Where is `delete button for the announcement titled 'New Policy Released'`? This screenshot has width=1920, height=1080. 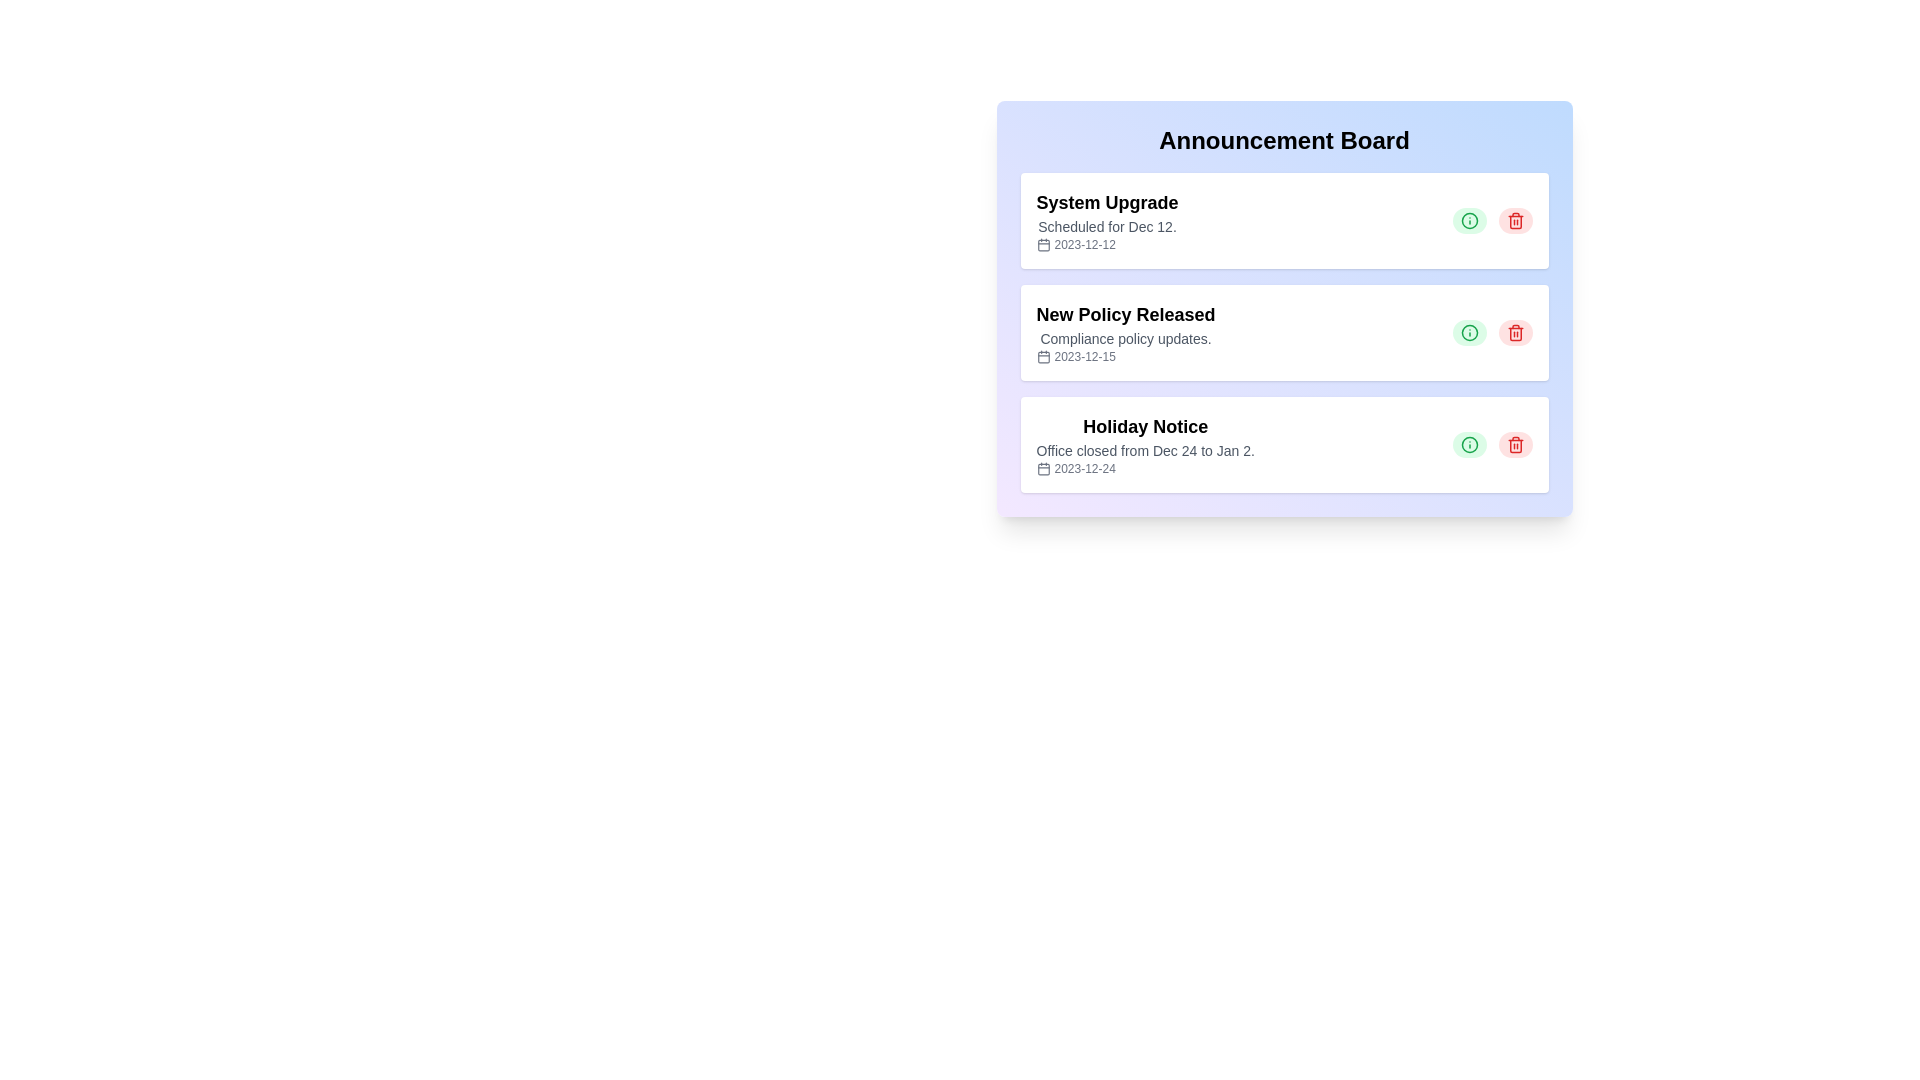 delete button for the announcement titled 'New Policy Released' is located at coordinates (1515, 331).